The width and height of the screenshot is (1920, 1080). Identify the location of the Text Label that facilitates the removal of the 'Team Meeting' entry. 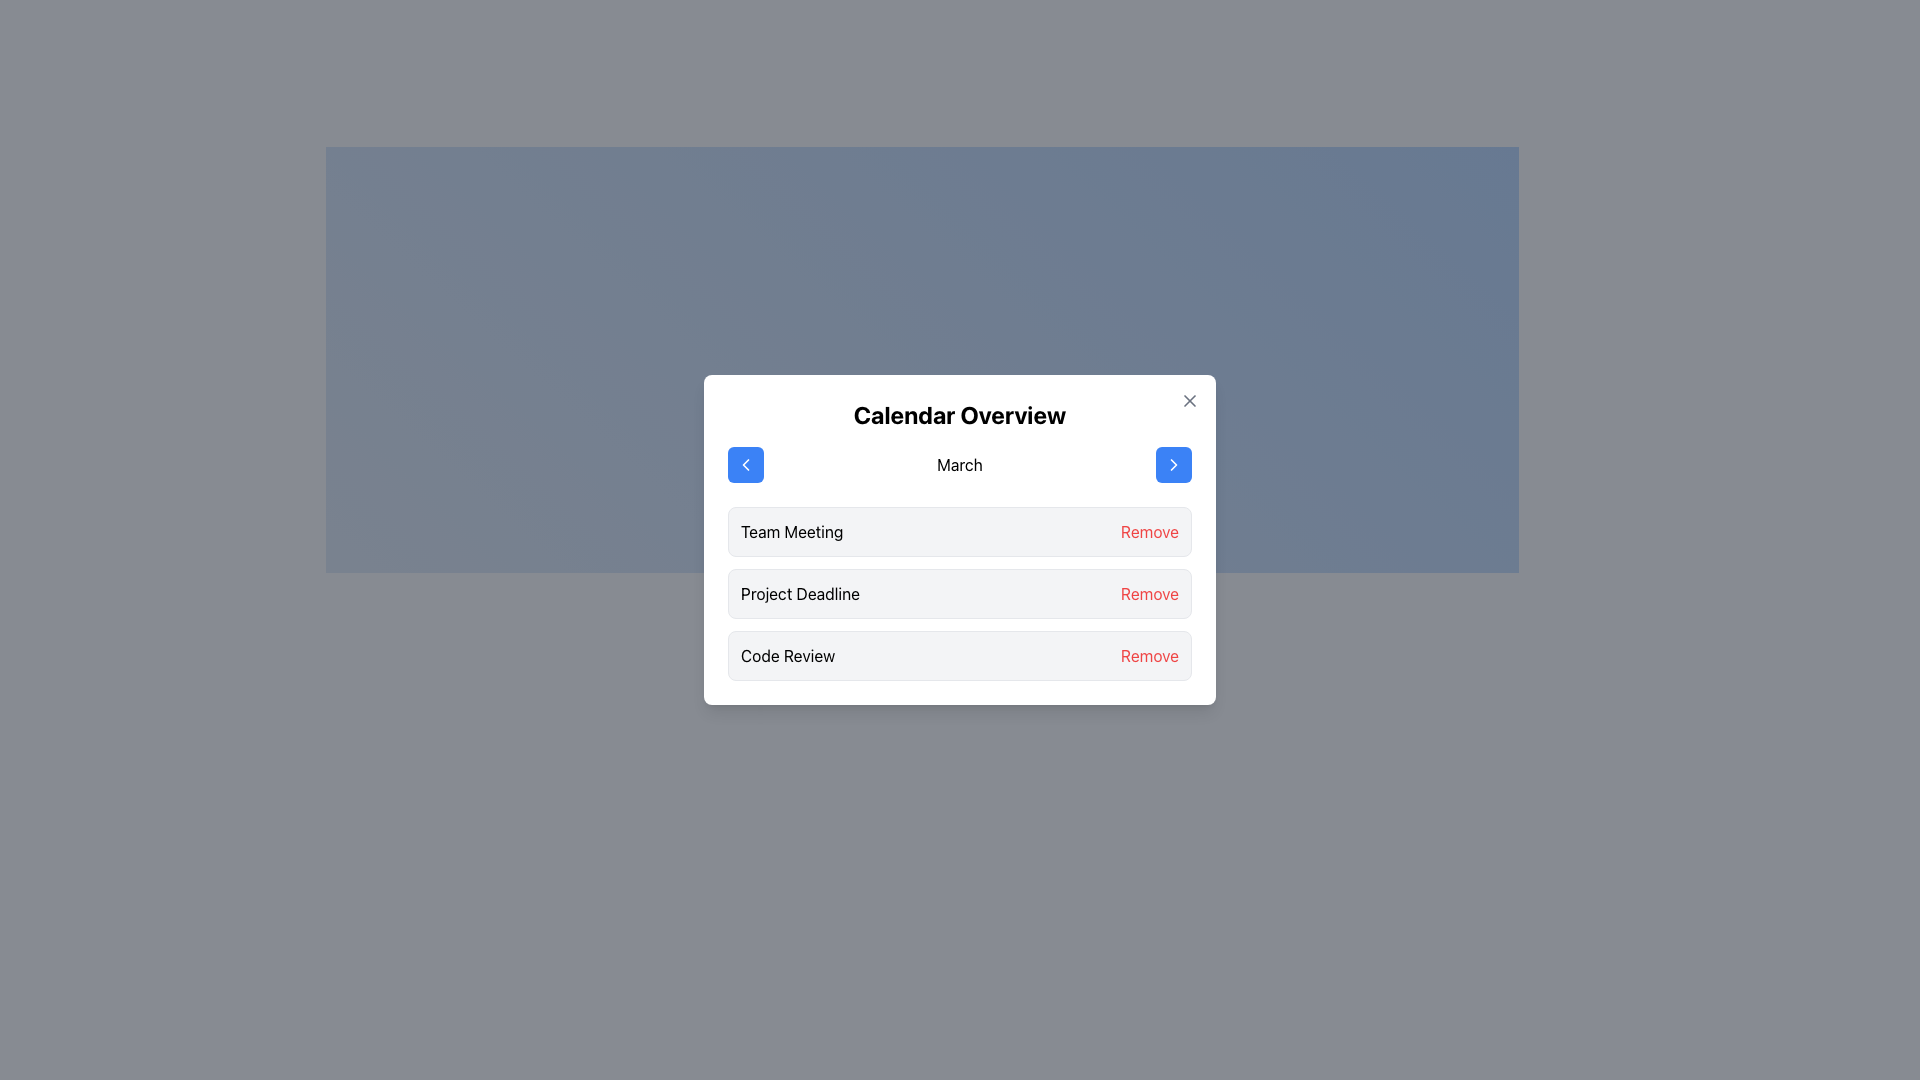
(1149, 531).